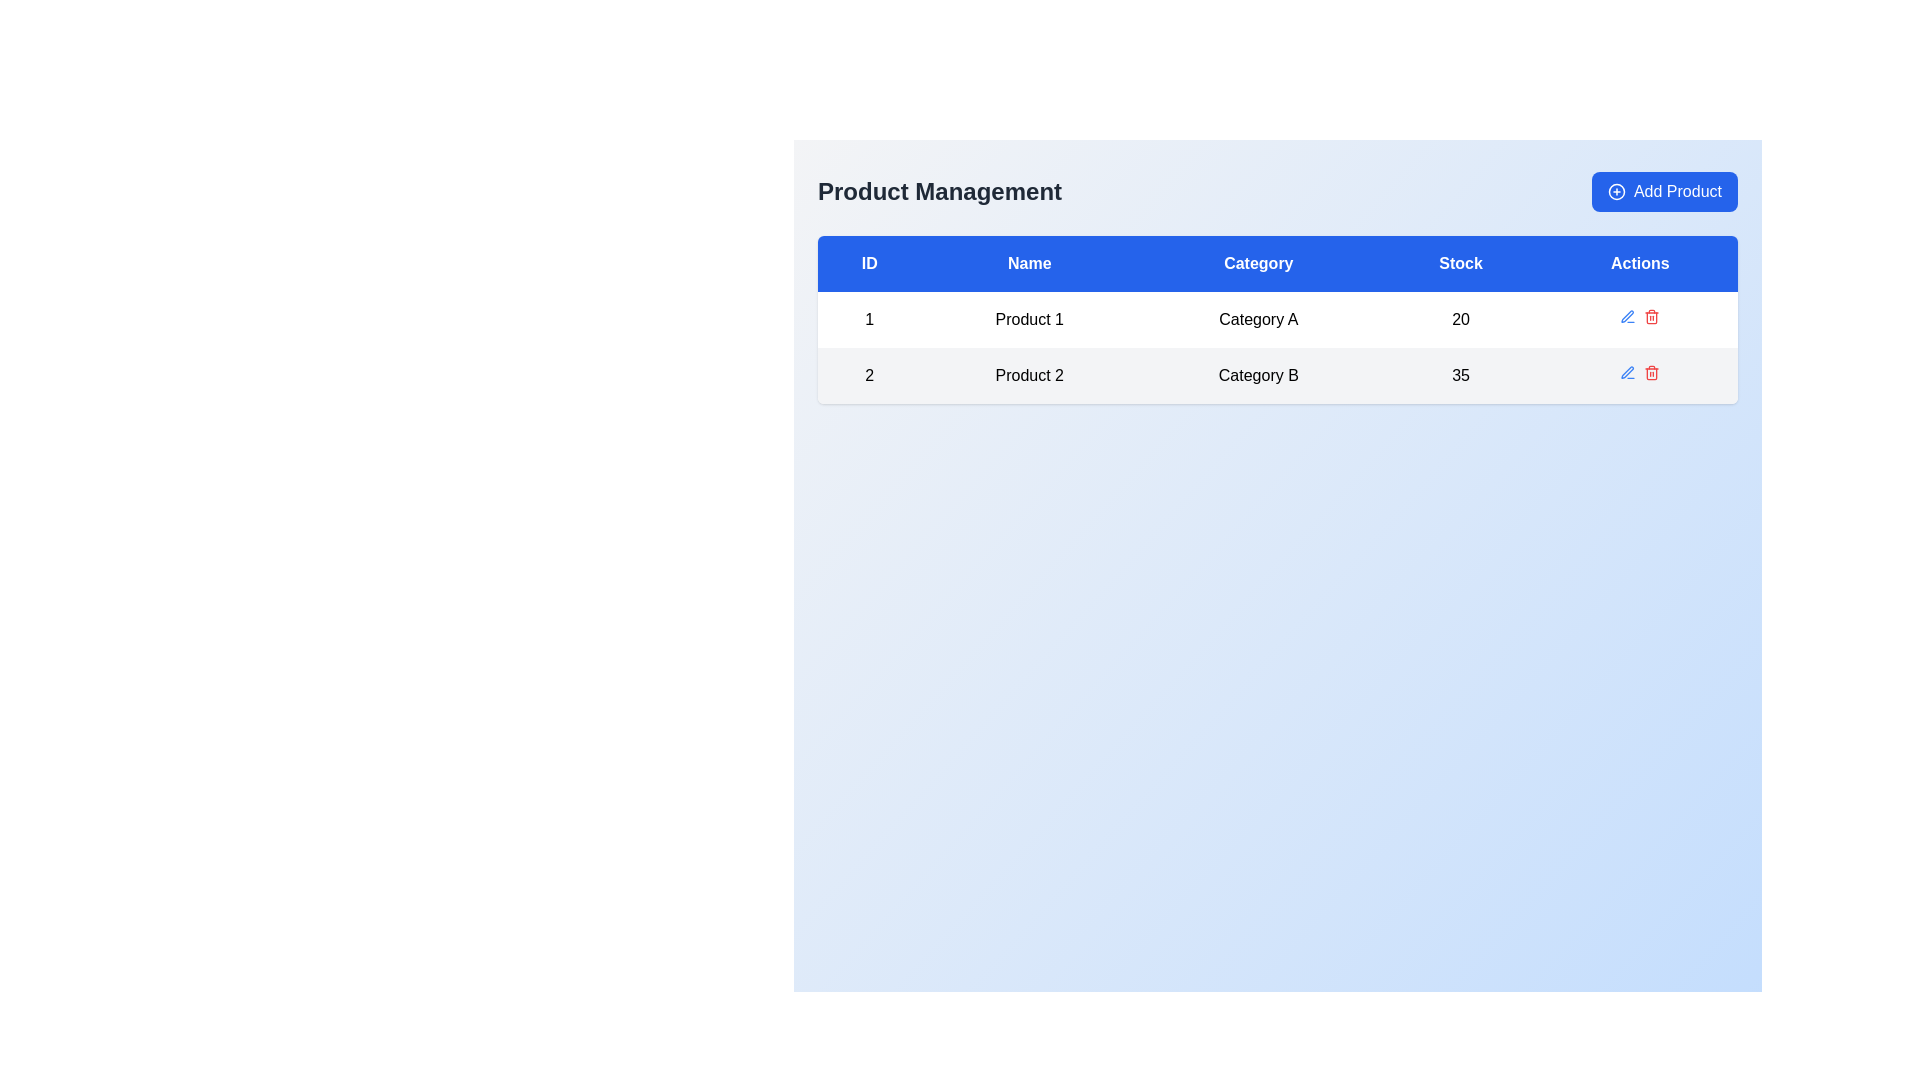 Image resolution: width=1920 pixels, height=1080 pixels. Describe the element at coordinates (1029, 319) in the screenshot. I see `the text display label showing 'Product 1' in the first row of the table under the 'Name' column` at that location.